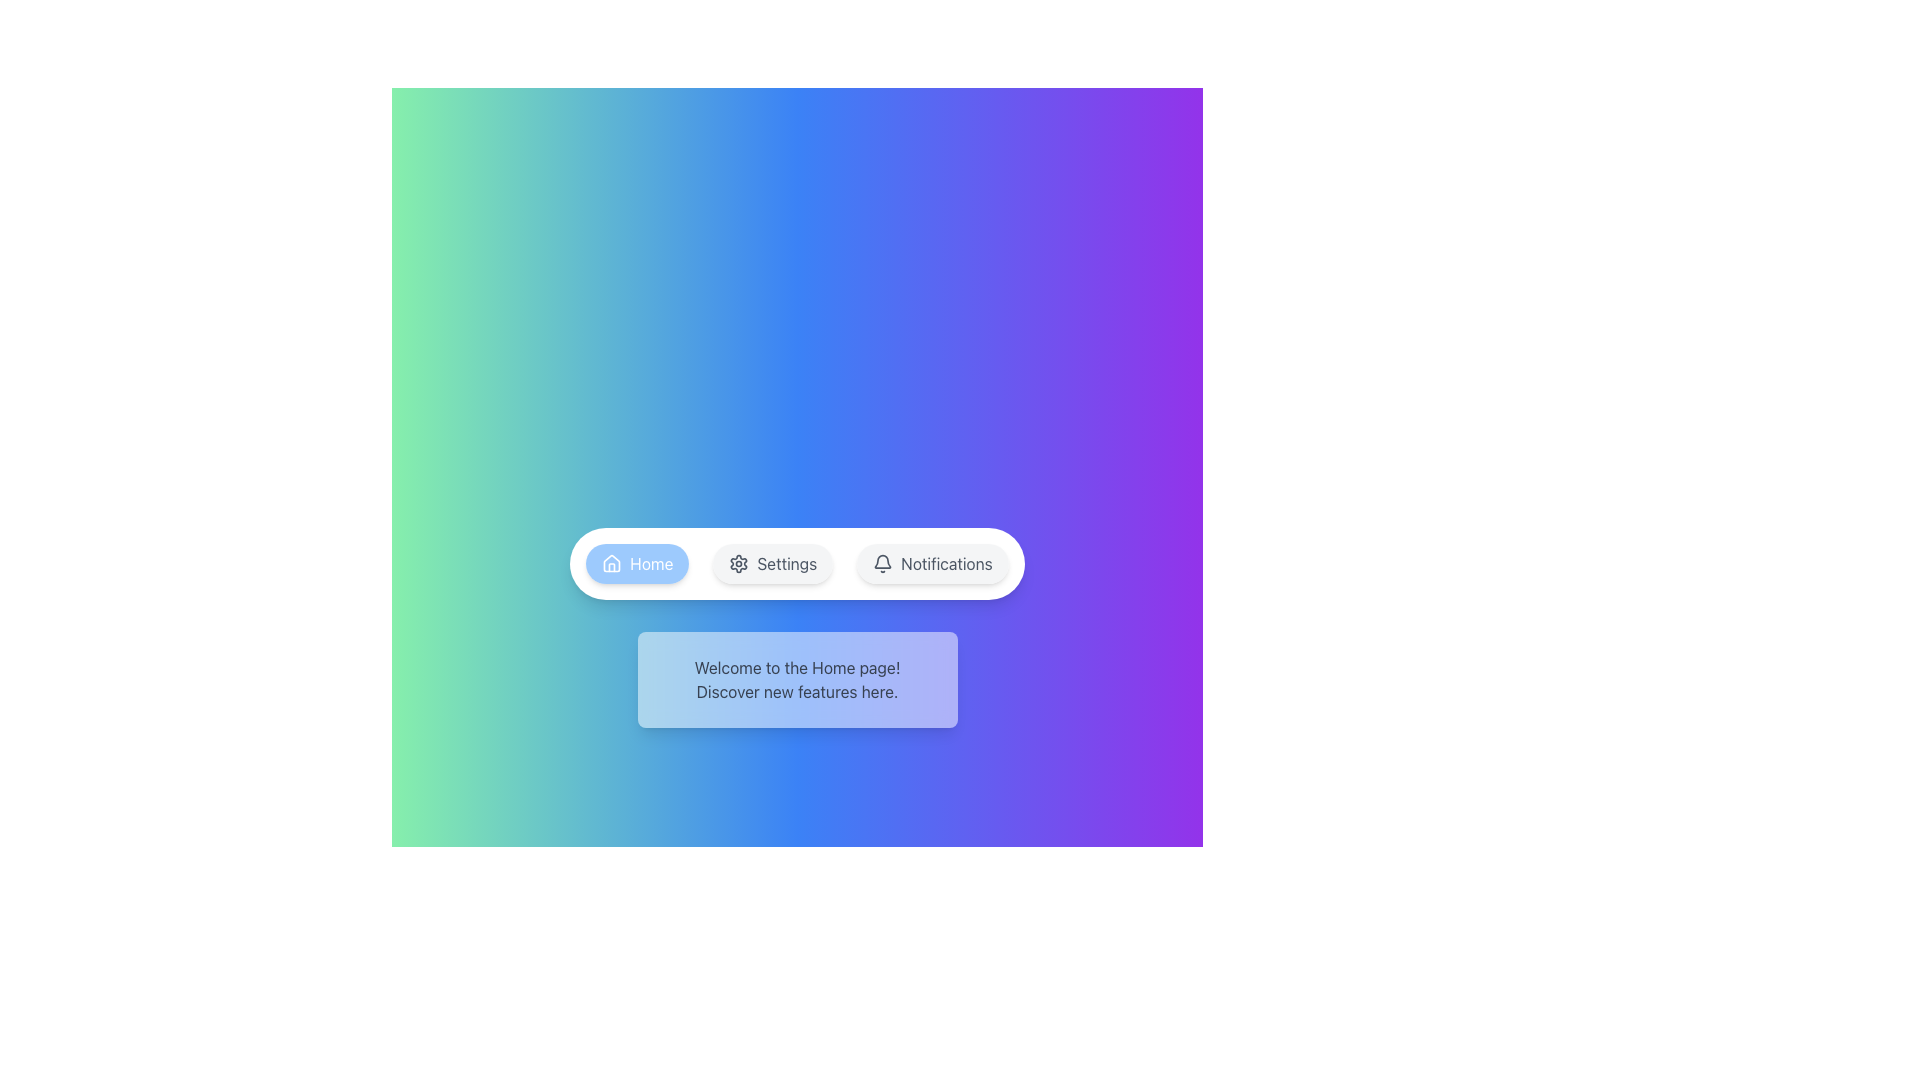 The image size is (1920, 1080). I want to click on the inner graphical component of the settings icon, which resembles a gear shape and is located centrally within the larger gear icon in the navigation bar, so click(738, 563).